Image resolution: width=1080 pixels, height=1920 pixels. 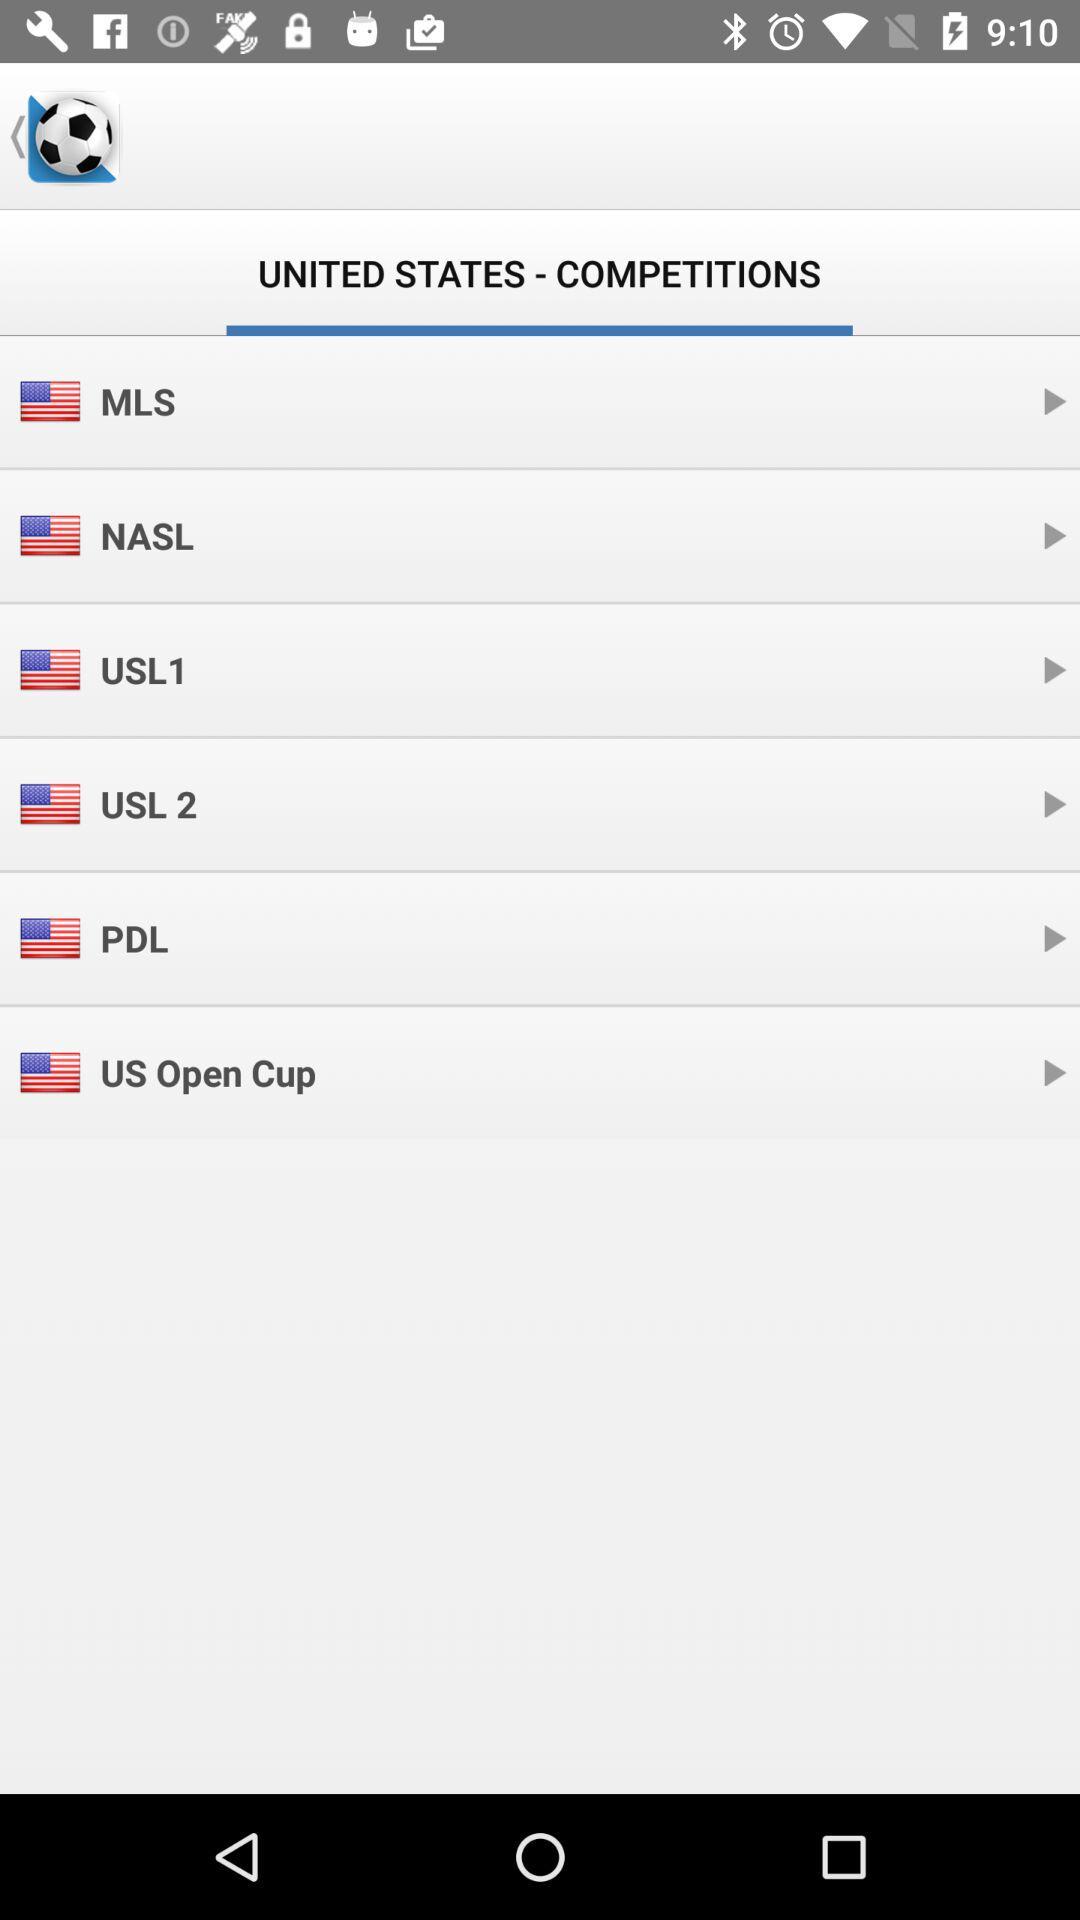 I want to click on the mls, so click(x=137, y=400).